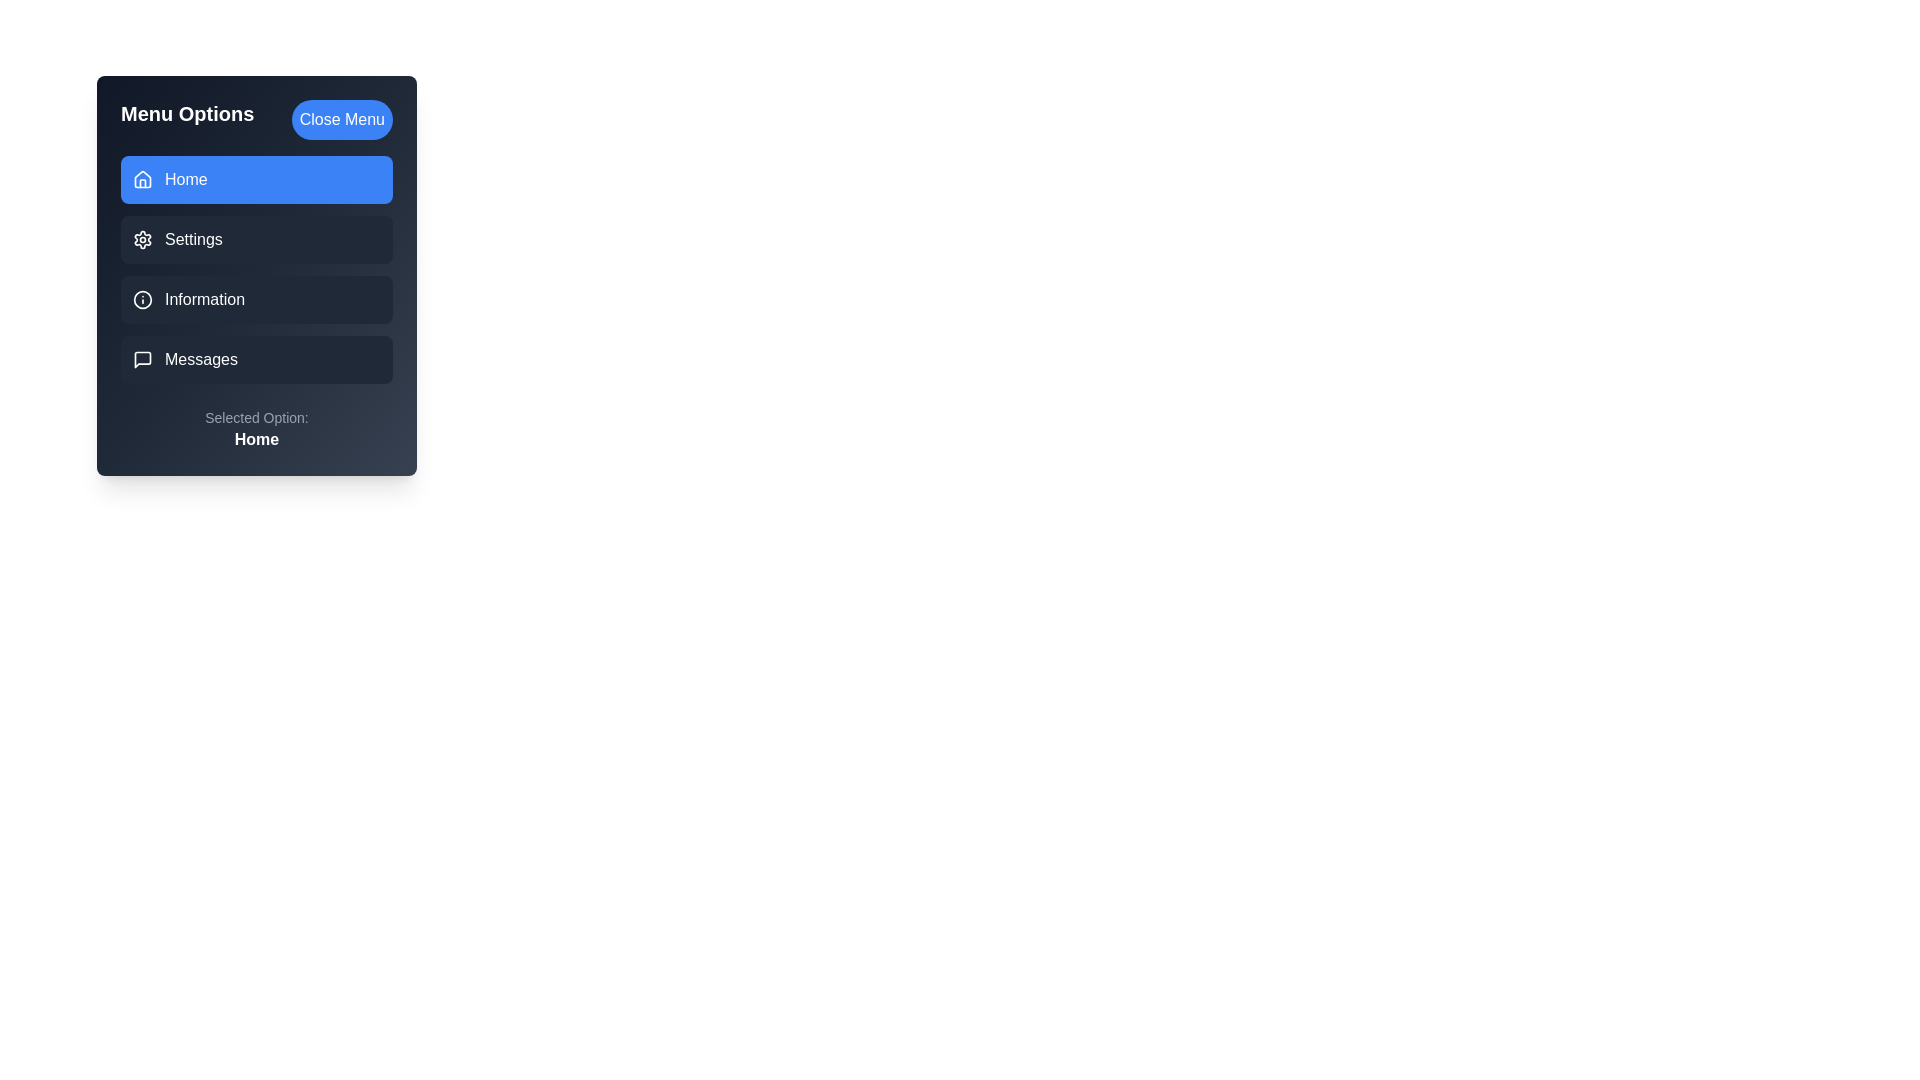 The image size is (1920, 1080). I want to click on the chat bubble icon, which is a square speech bubble shape outlined with a white stroke, located to the left of the 'Messages' text in the lower-most menu item of the vertical navigation menu, so click(142, 358).